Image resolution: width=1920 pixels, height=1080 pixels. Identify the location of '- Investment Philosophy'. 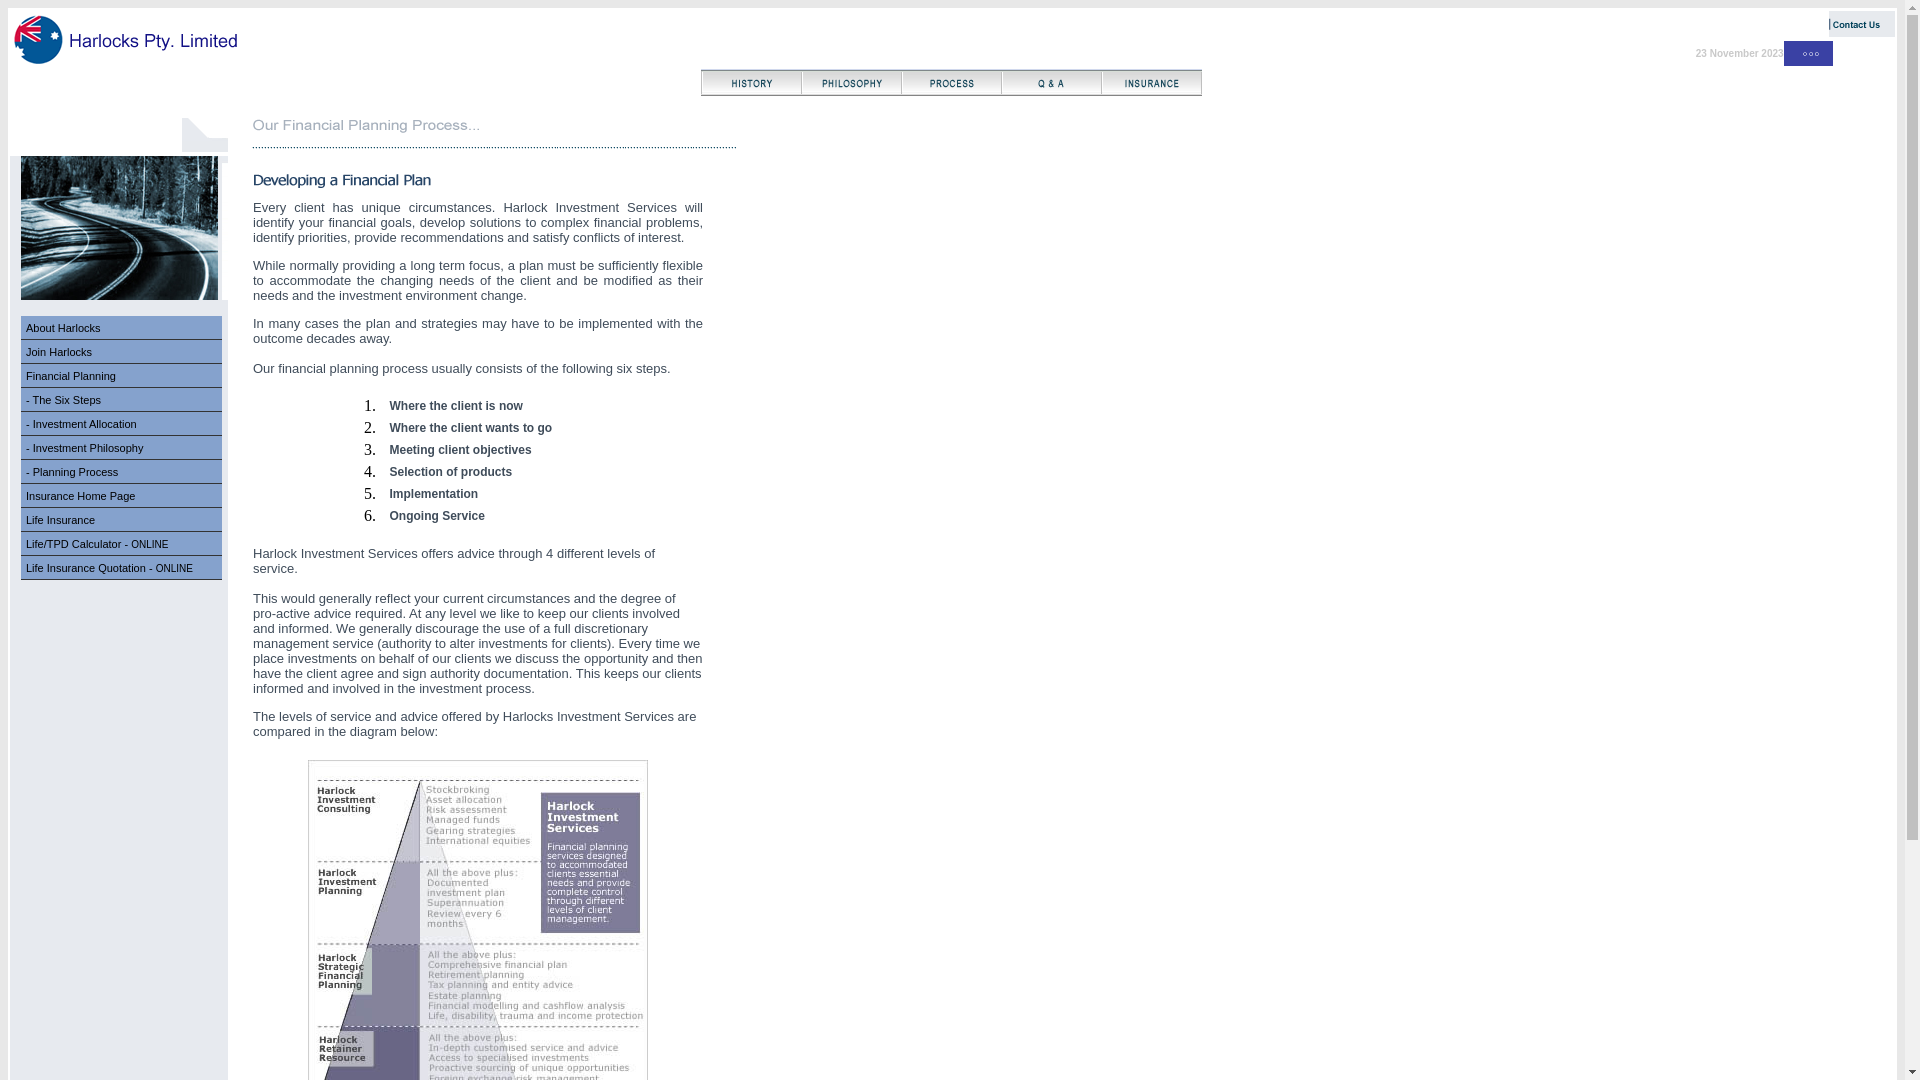
(83, 446).